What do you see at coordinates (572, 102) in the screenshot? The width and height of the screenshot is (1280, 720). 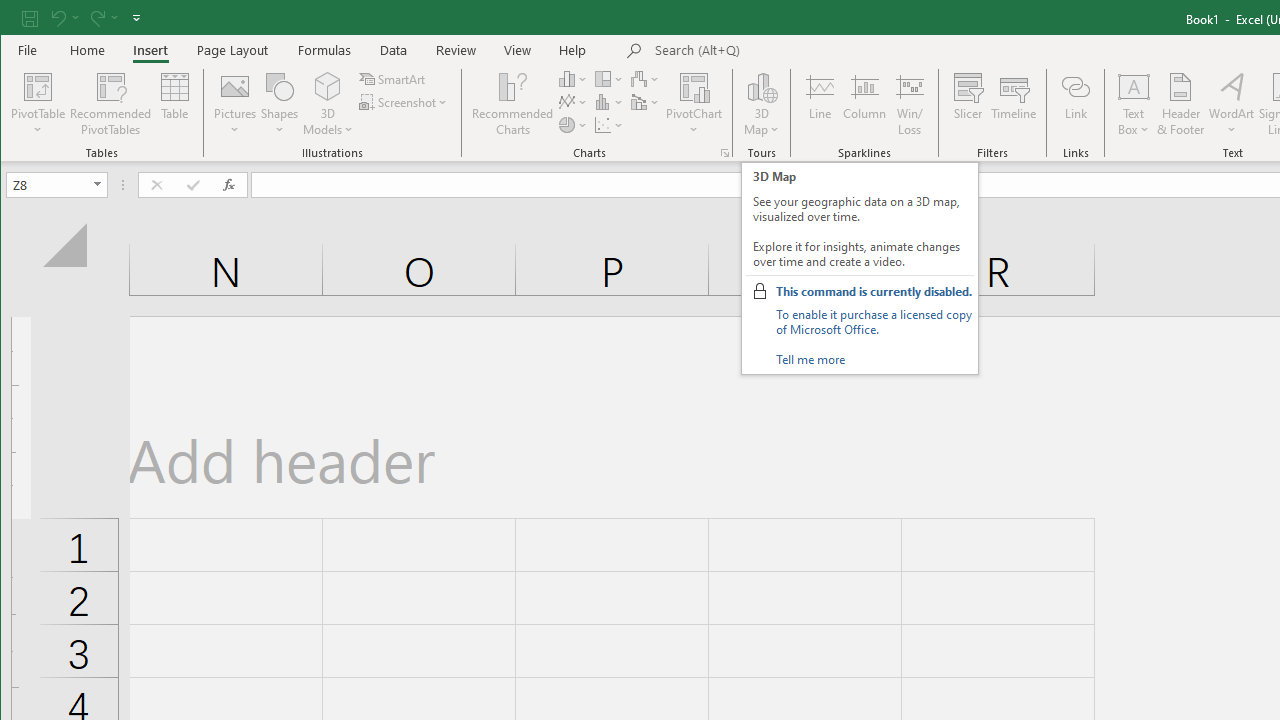 I see `'Insert Line or Area Chart'` at bounding box center [572, 102].